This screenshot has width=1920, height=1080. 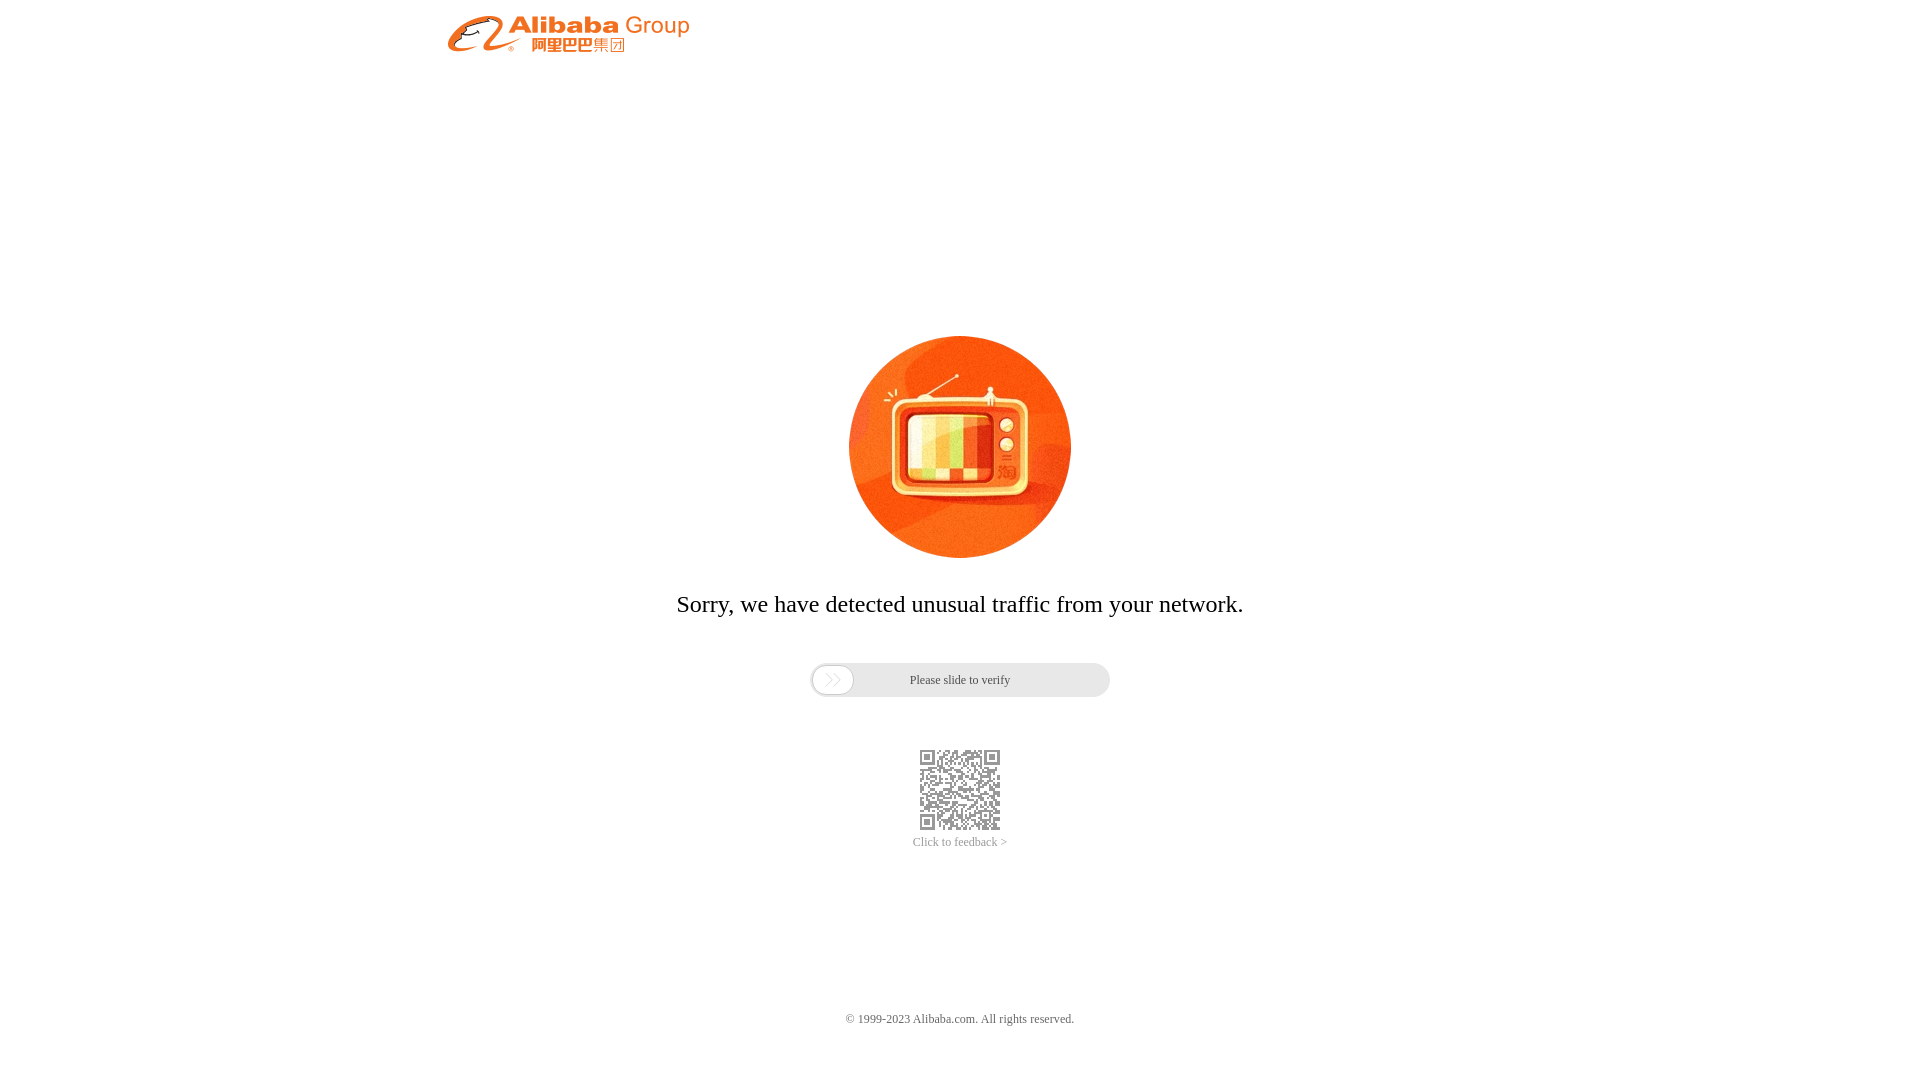 I want to click on 'Click to feedback >', so click(x=960, y=842).